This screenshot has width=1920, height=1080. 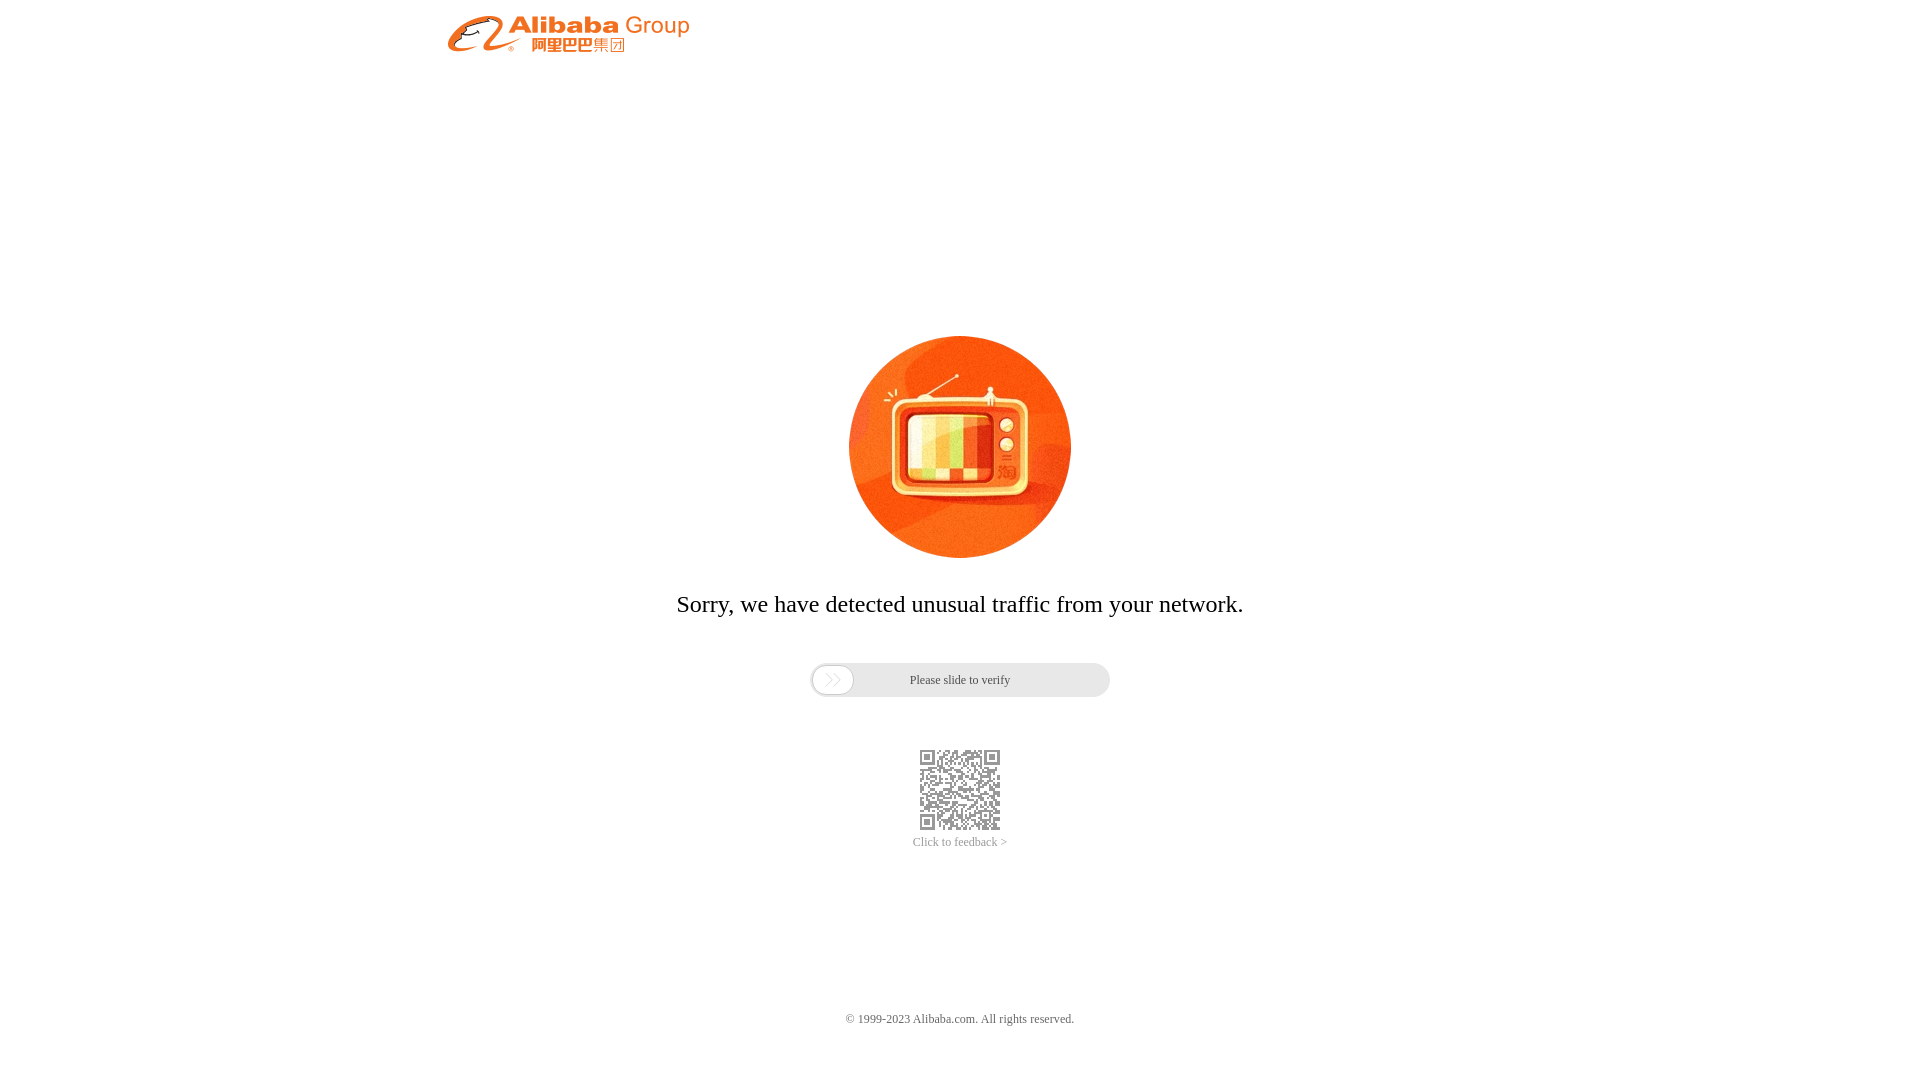 I want to click on 'Click to feedback >', so click(x=960, y=842).